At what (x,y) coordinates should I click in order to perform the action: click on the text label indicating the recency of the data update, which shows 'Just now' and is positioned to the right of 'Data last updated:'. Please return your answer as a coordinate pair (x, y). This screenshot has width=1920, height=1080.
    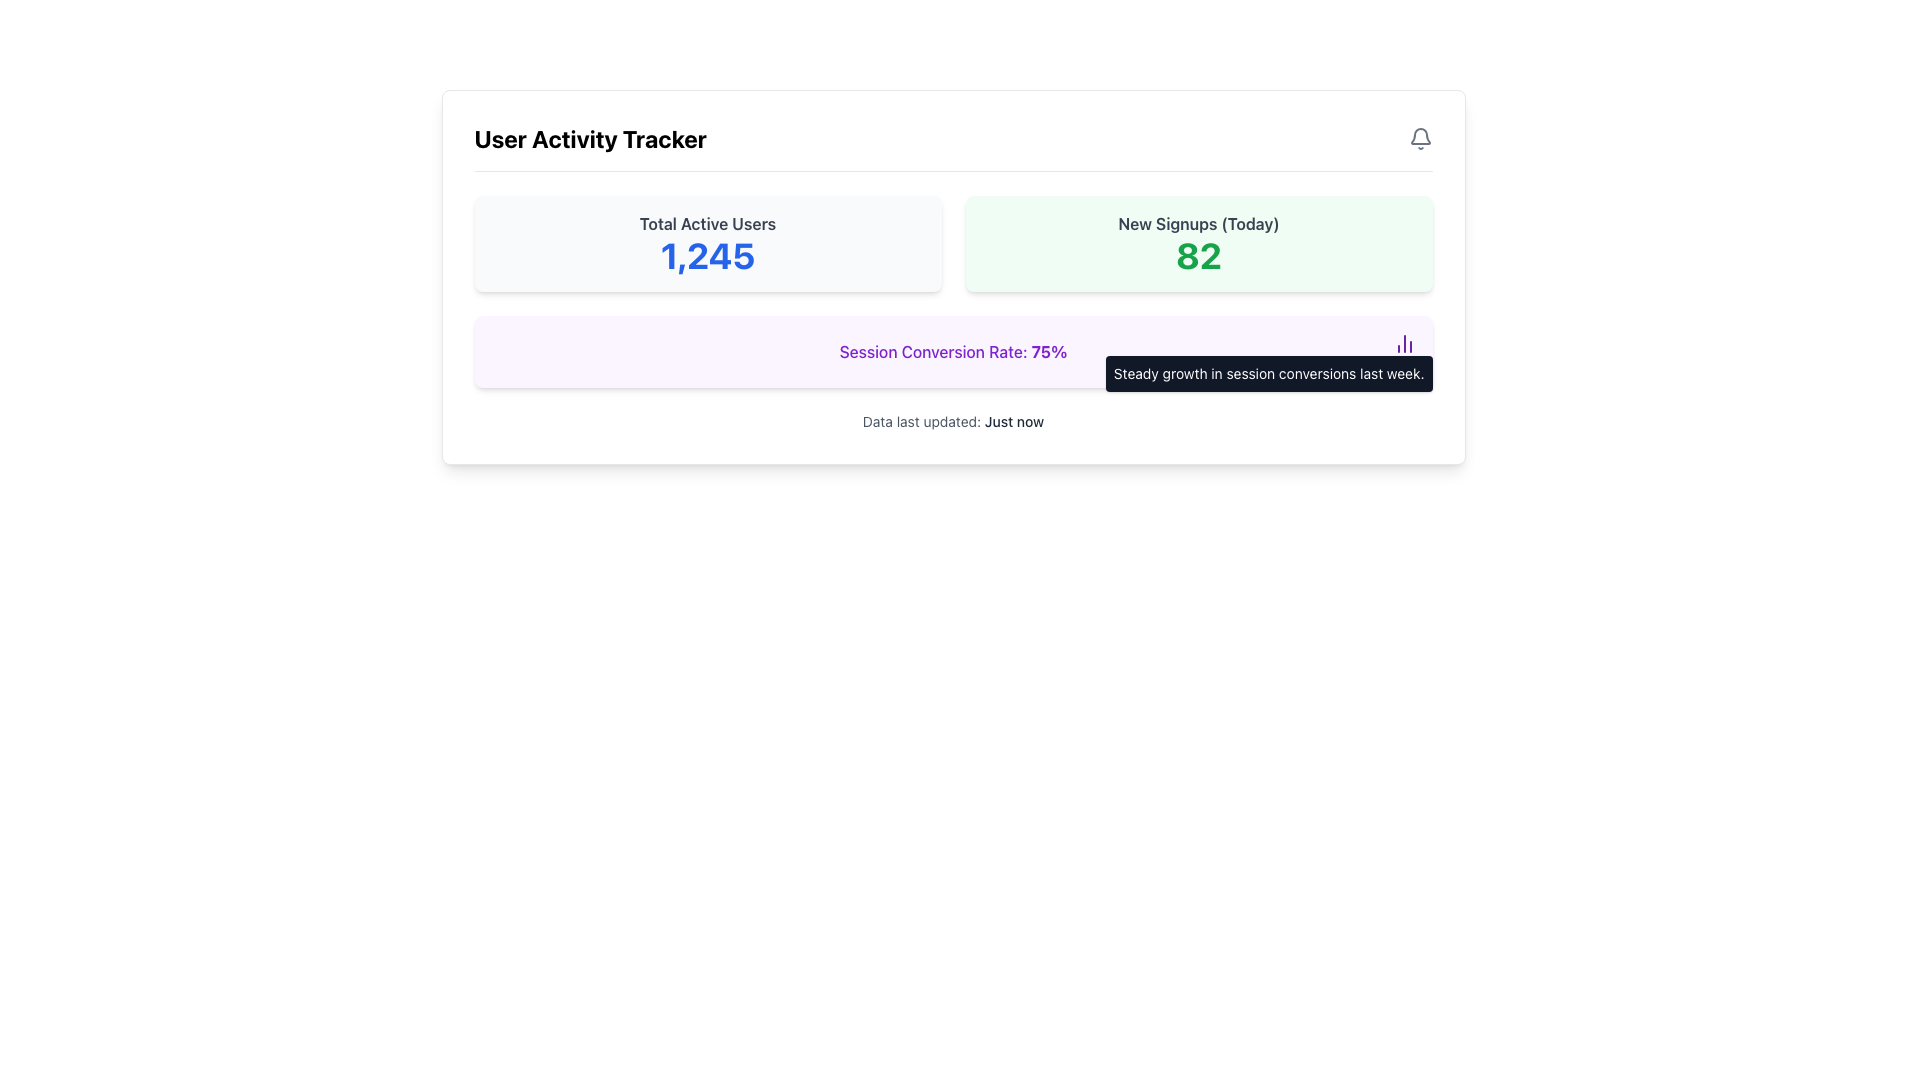
    Looking at the image, I should click on (1014, 420).